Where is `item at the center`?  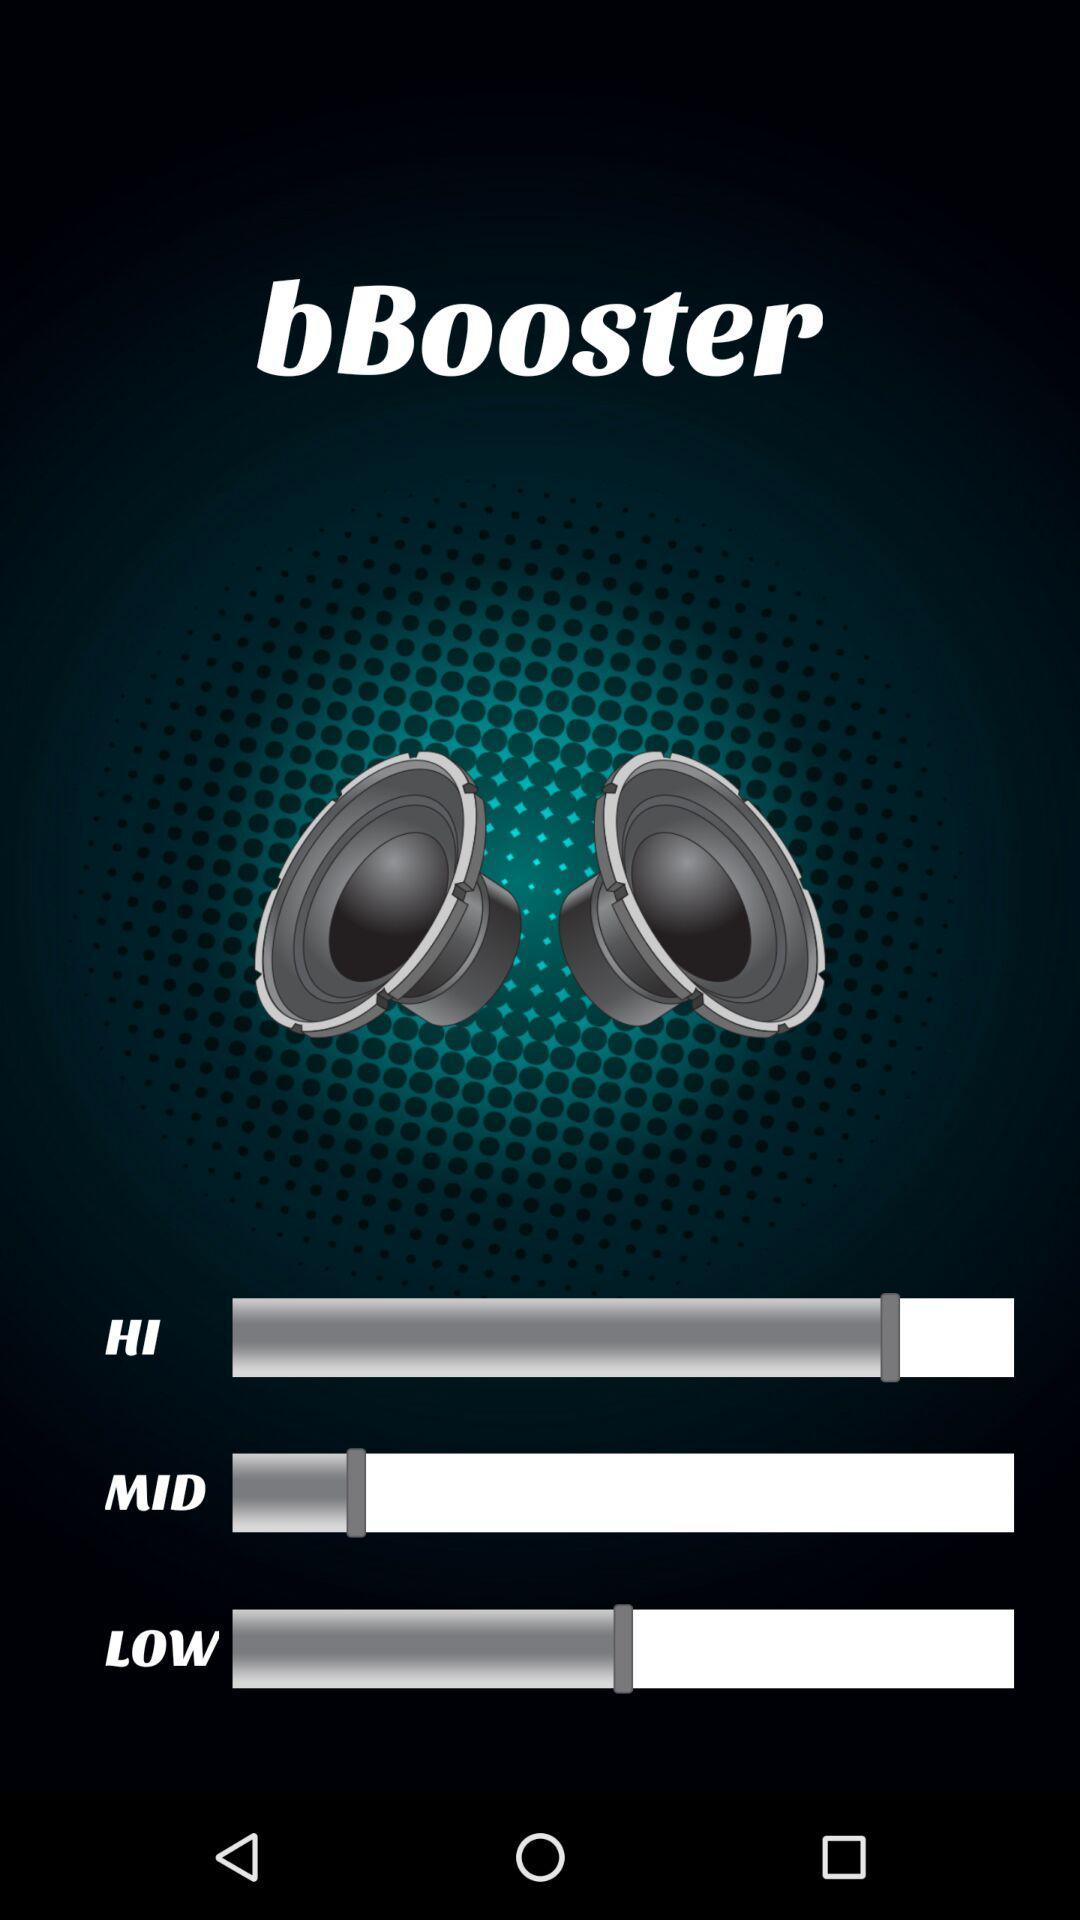
item at the center is located at coordinates (540, 893).